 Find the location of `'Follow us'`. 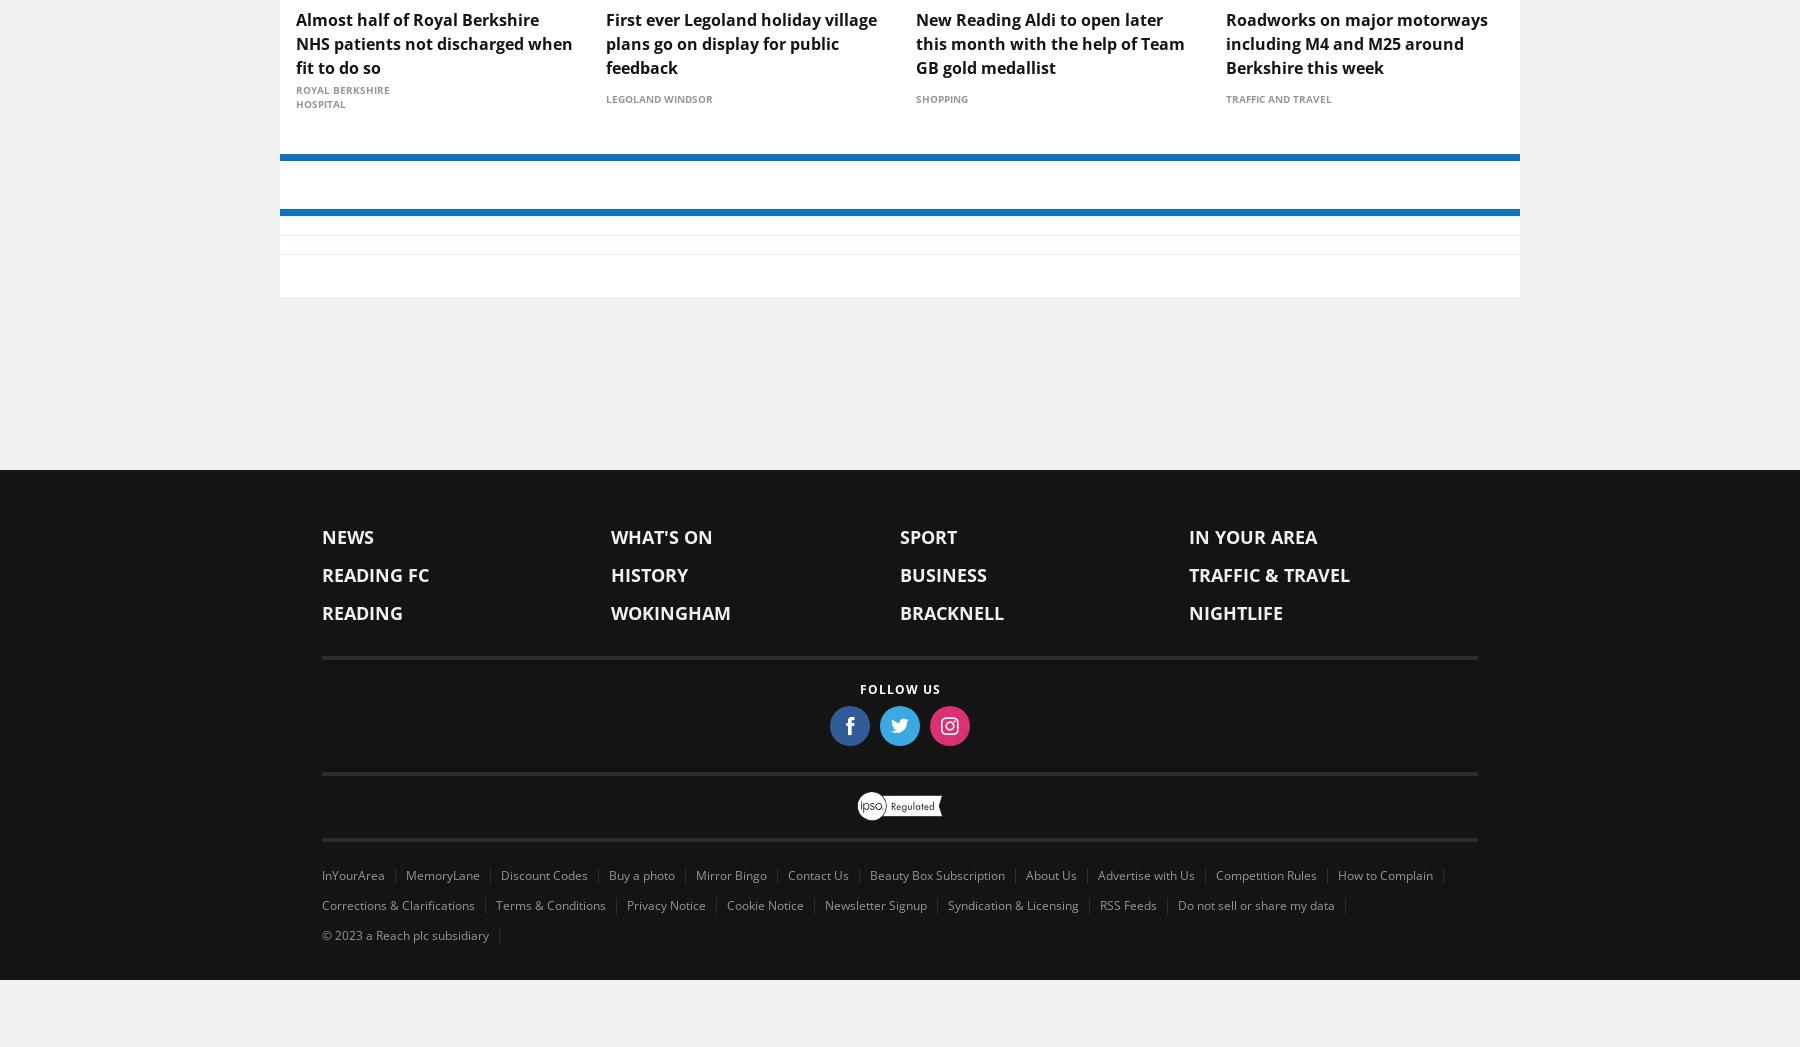

'Follow us' is located at coordinates (899, 848).